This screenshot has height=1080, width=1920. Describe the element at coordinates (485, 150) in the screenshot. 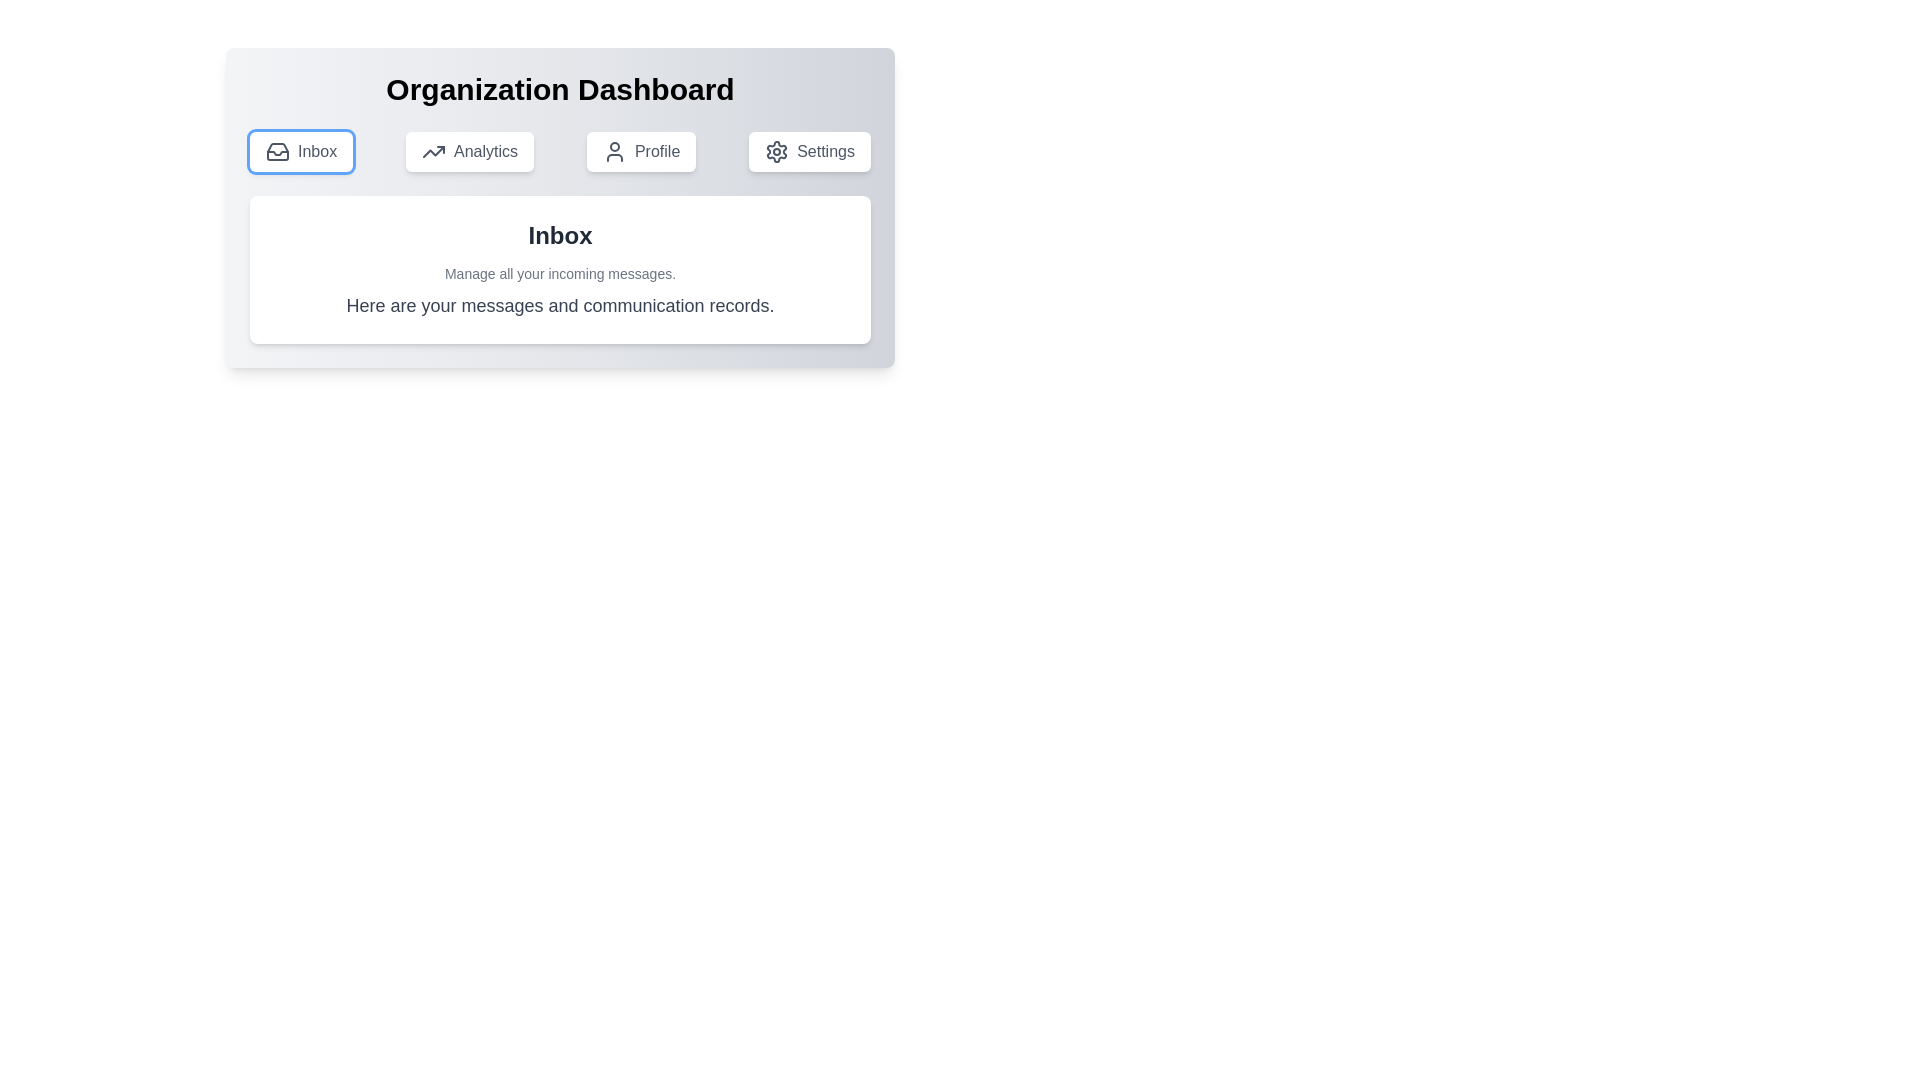

I see `the 'Analytics' text label, which is styled in a medium font size and is positioned centrally within a button-like component adjacent to similar buttons` at that location.